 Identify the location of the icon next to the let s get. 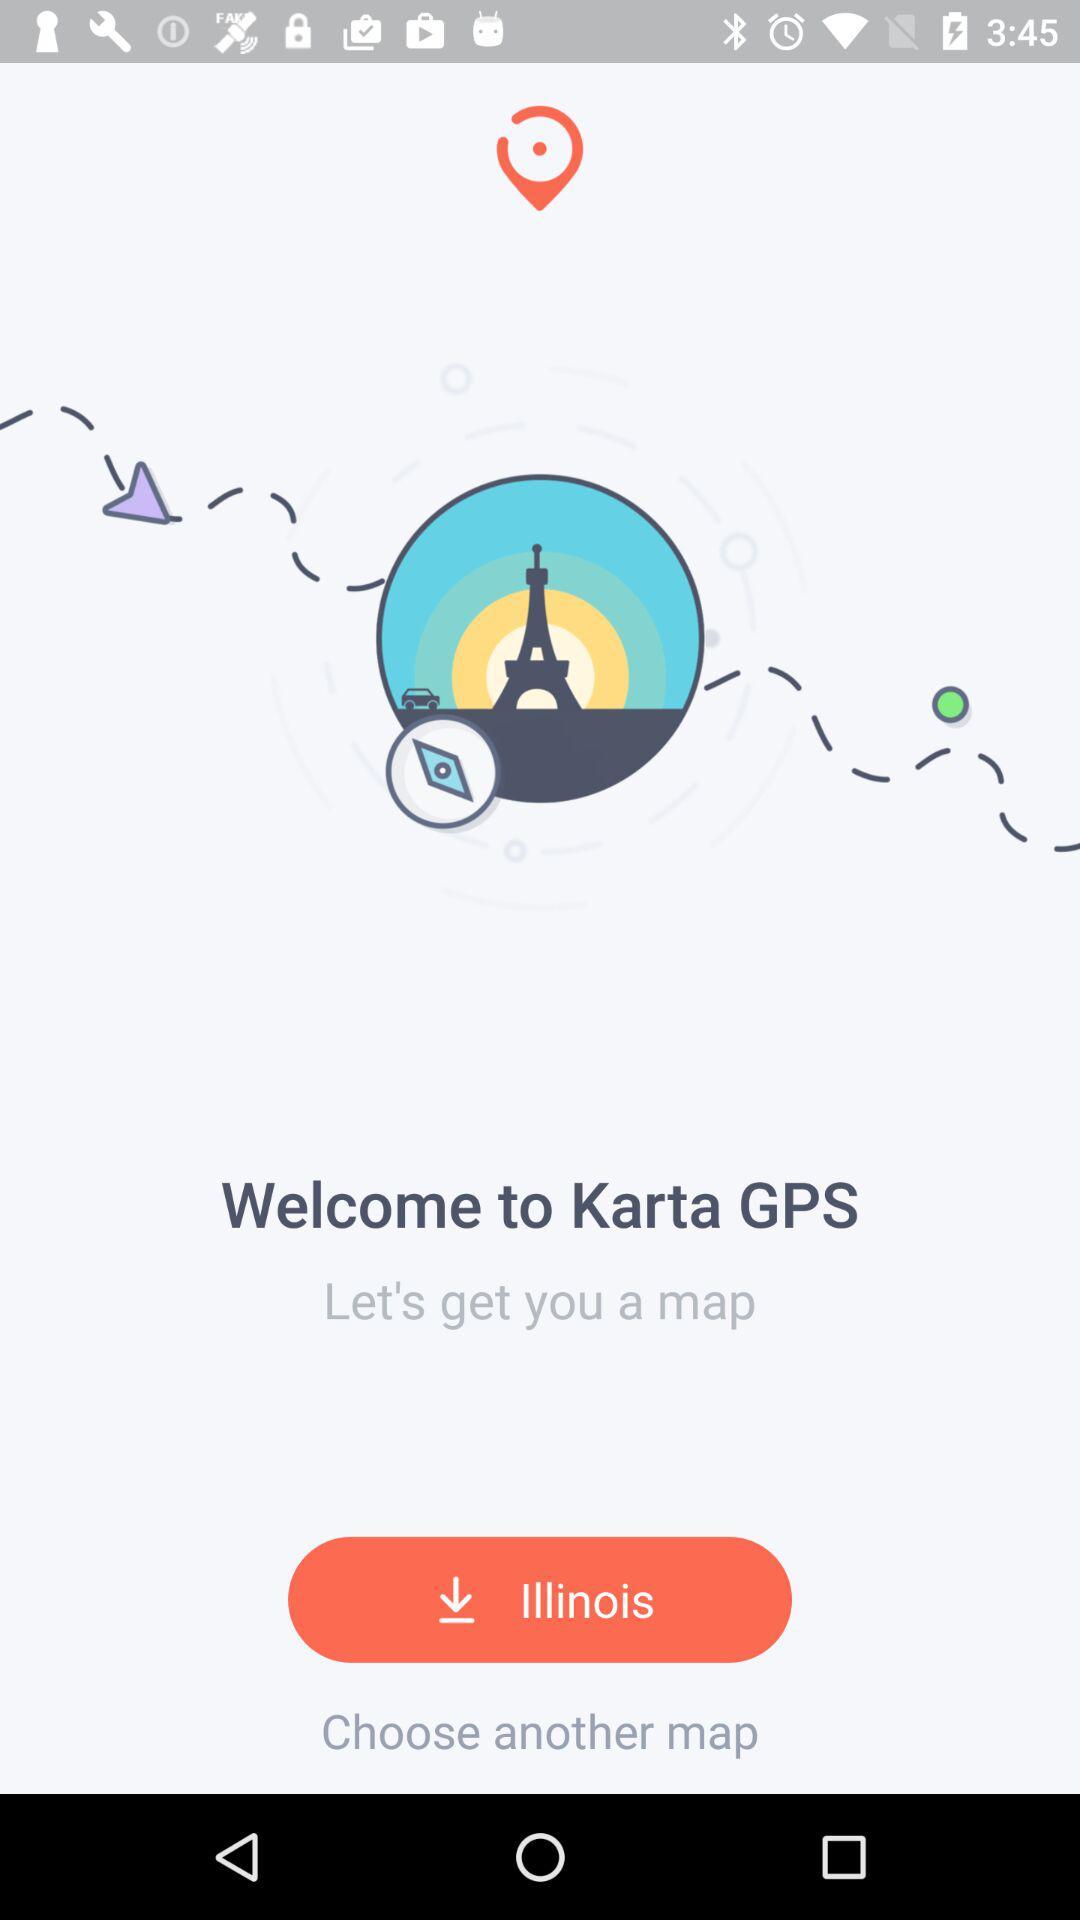
(7, 896).